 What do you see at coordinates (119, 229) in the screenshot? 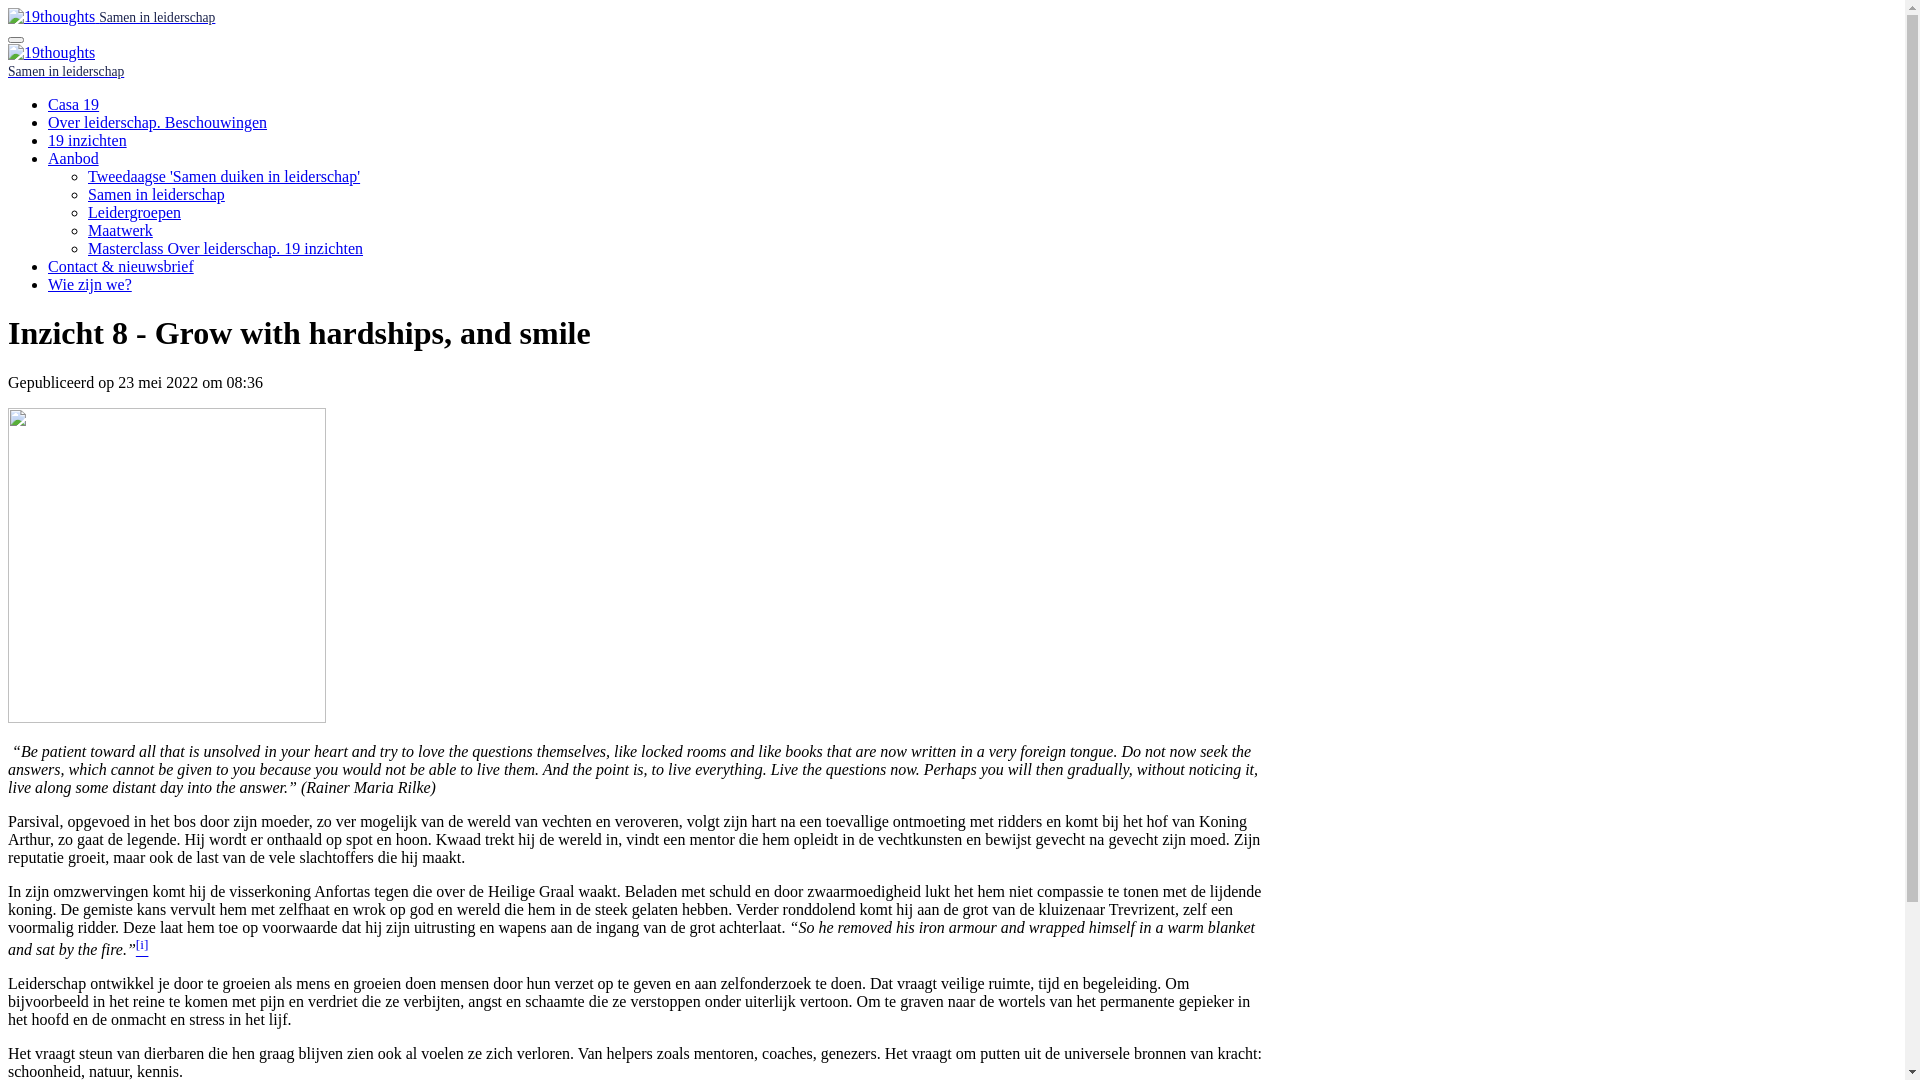
I see `'Maatwerk'` at bounding box center [119, 229].